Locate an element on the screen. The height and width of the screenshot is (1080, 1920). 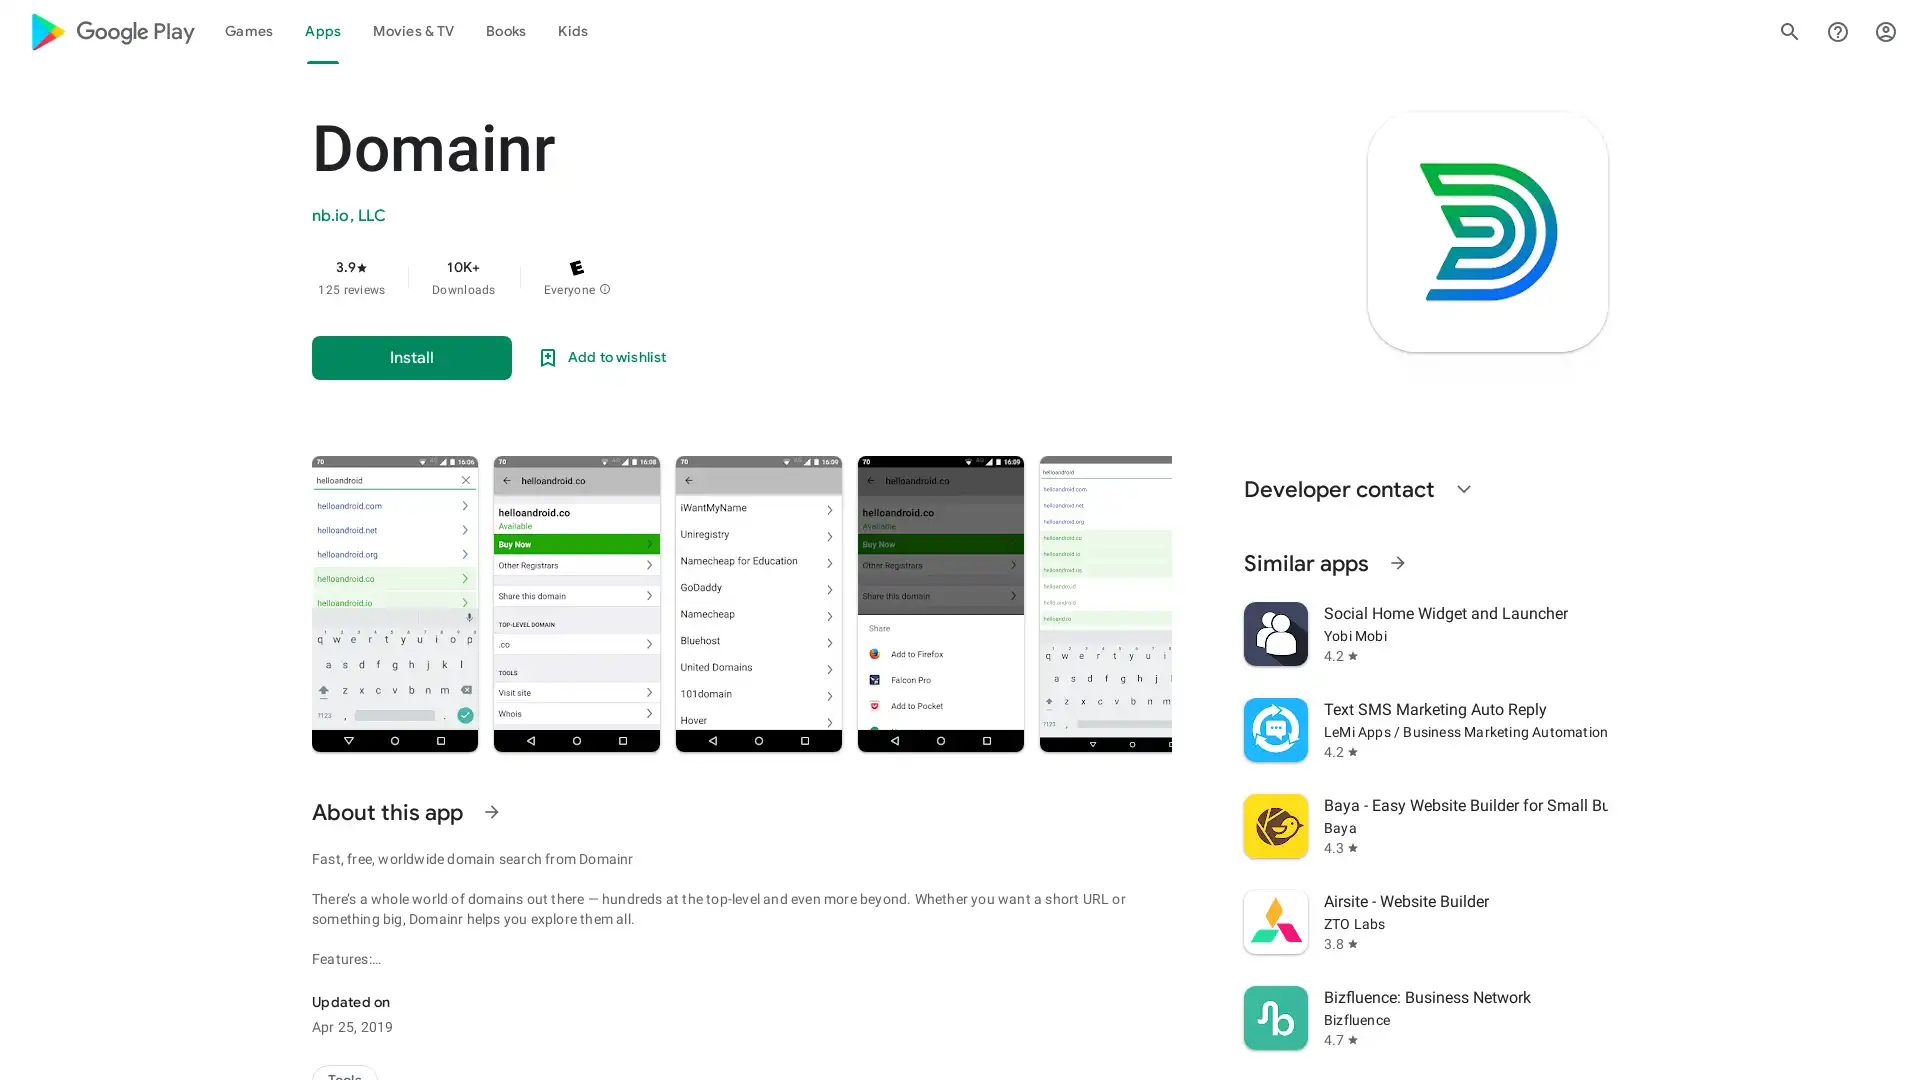
Screenshot image is located at coordinates (1333, 603).